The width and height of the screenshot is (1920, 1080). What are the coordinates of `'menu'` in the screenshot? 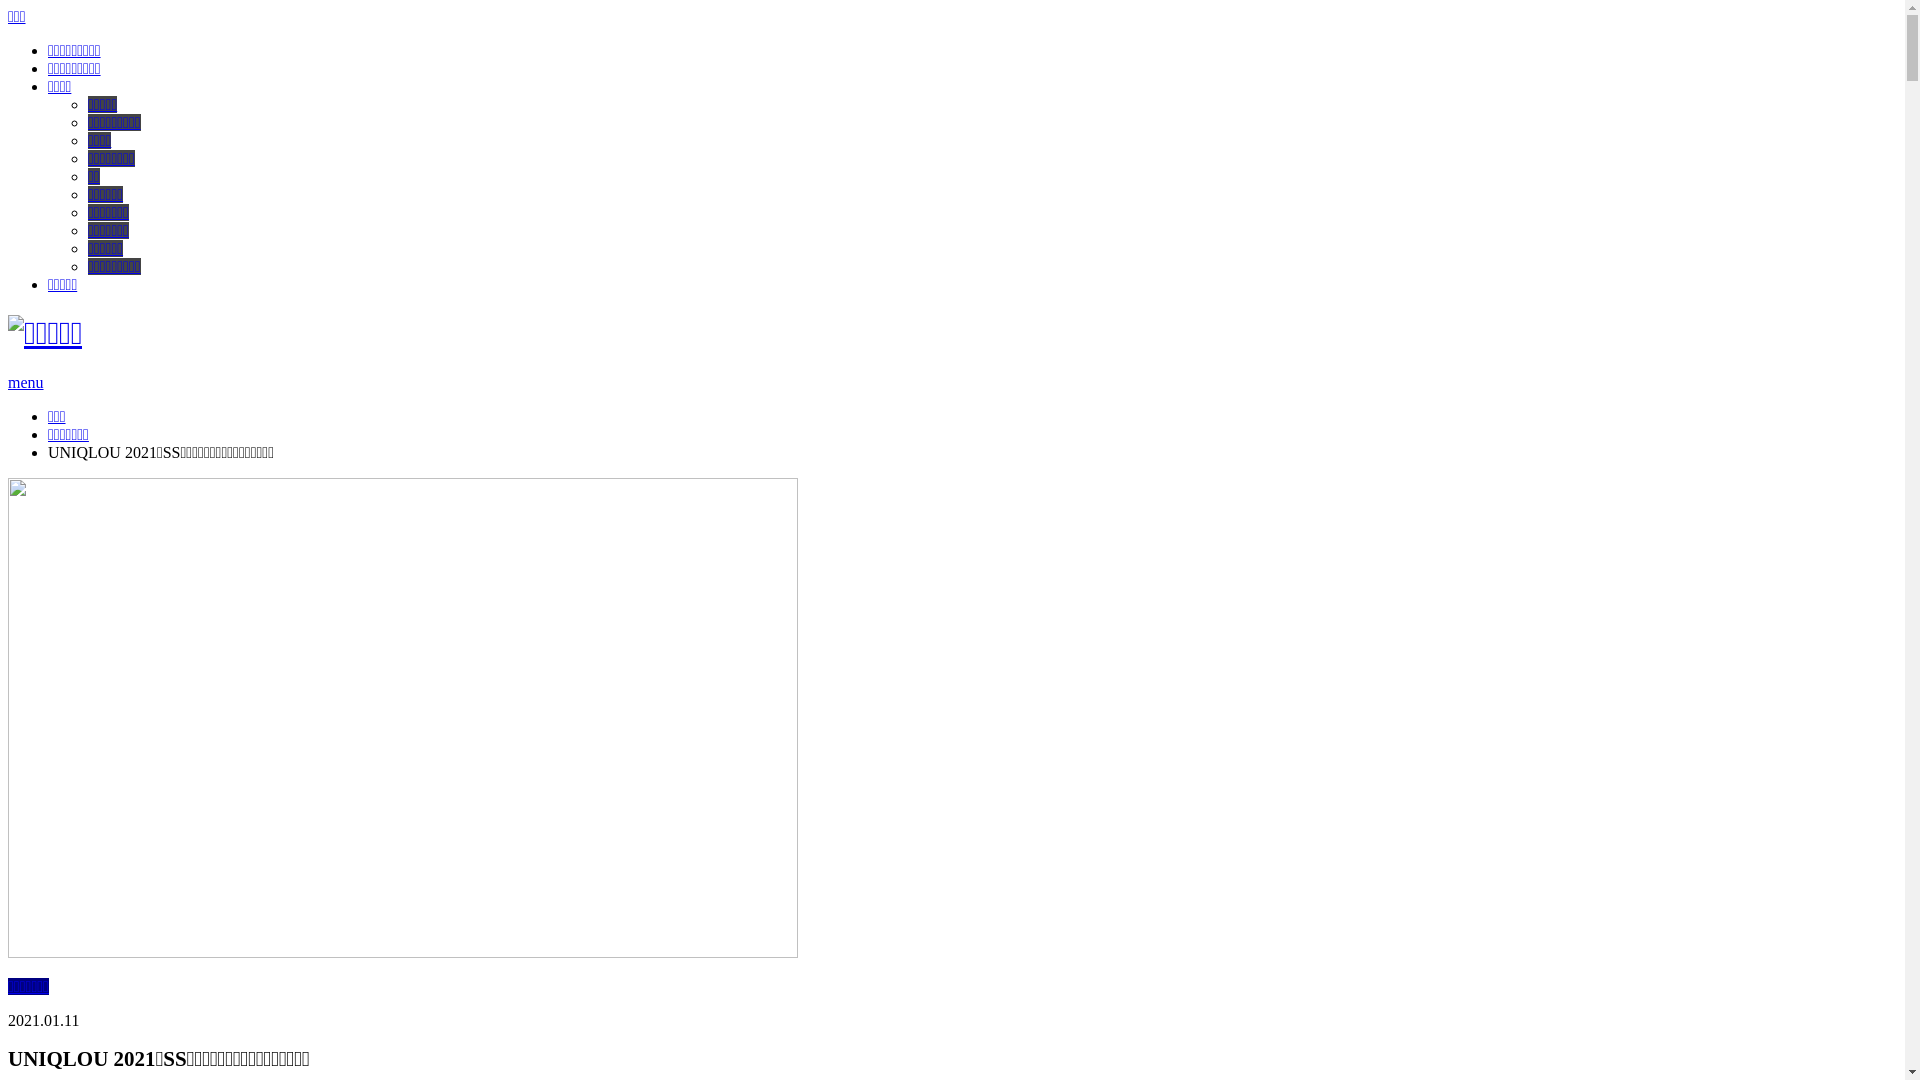 It's located at (25, 382).